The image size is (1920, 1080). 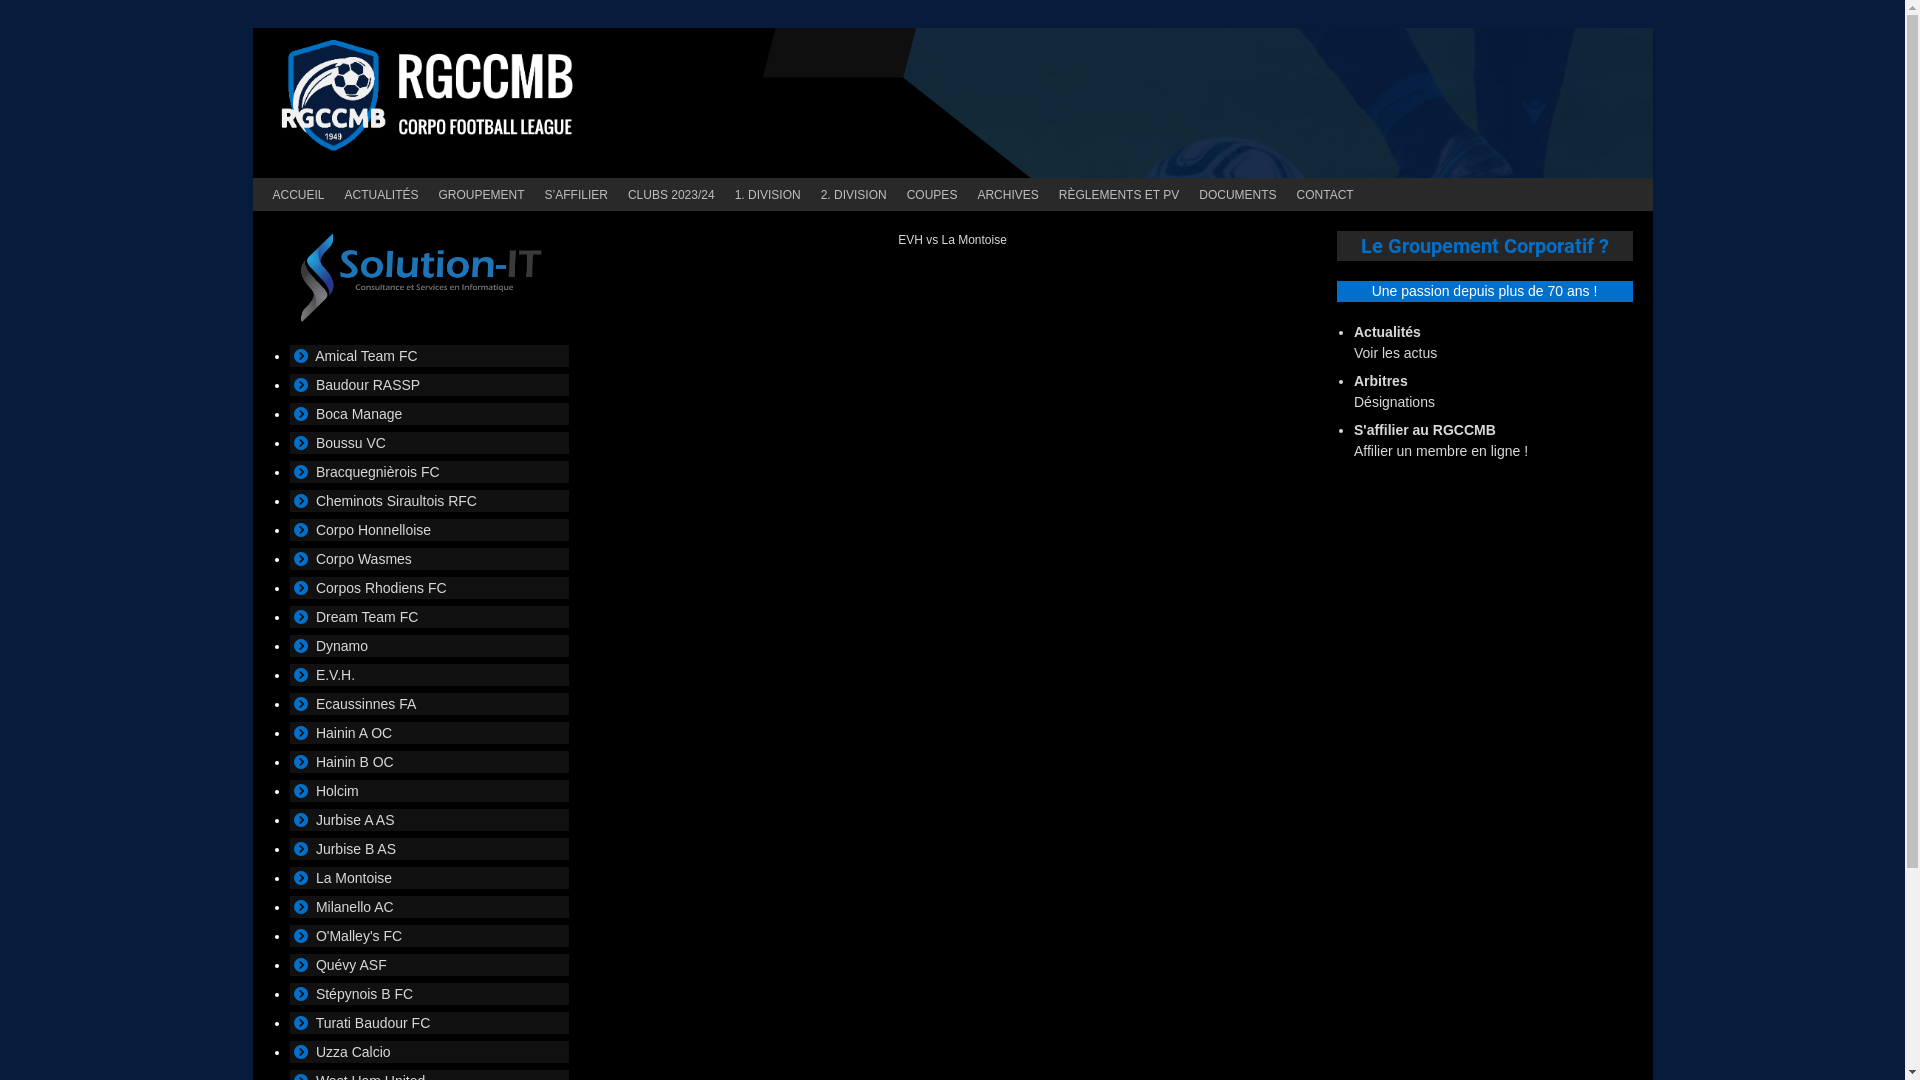 I want to click on 'CONTACT', so click(x=1325, y=194).